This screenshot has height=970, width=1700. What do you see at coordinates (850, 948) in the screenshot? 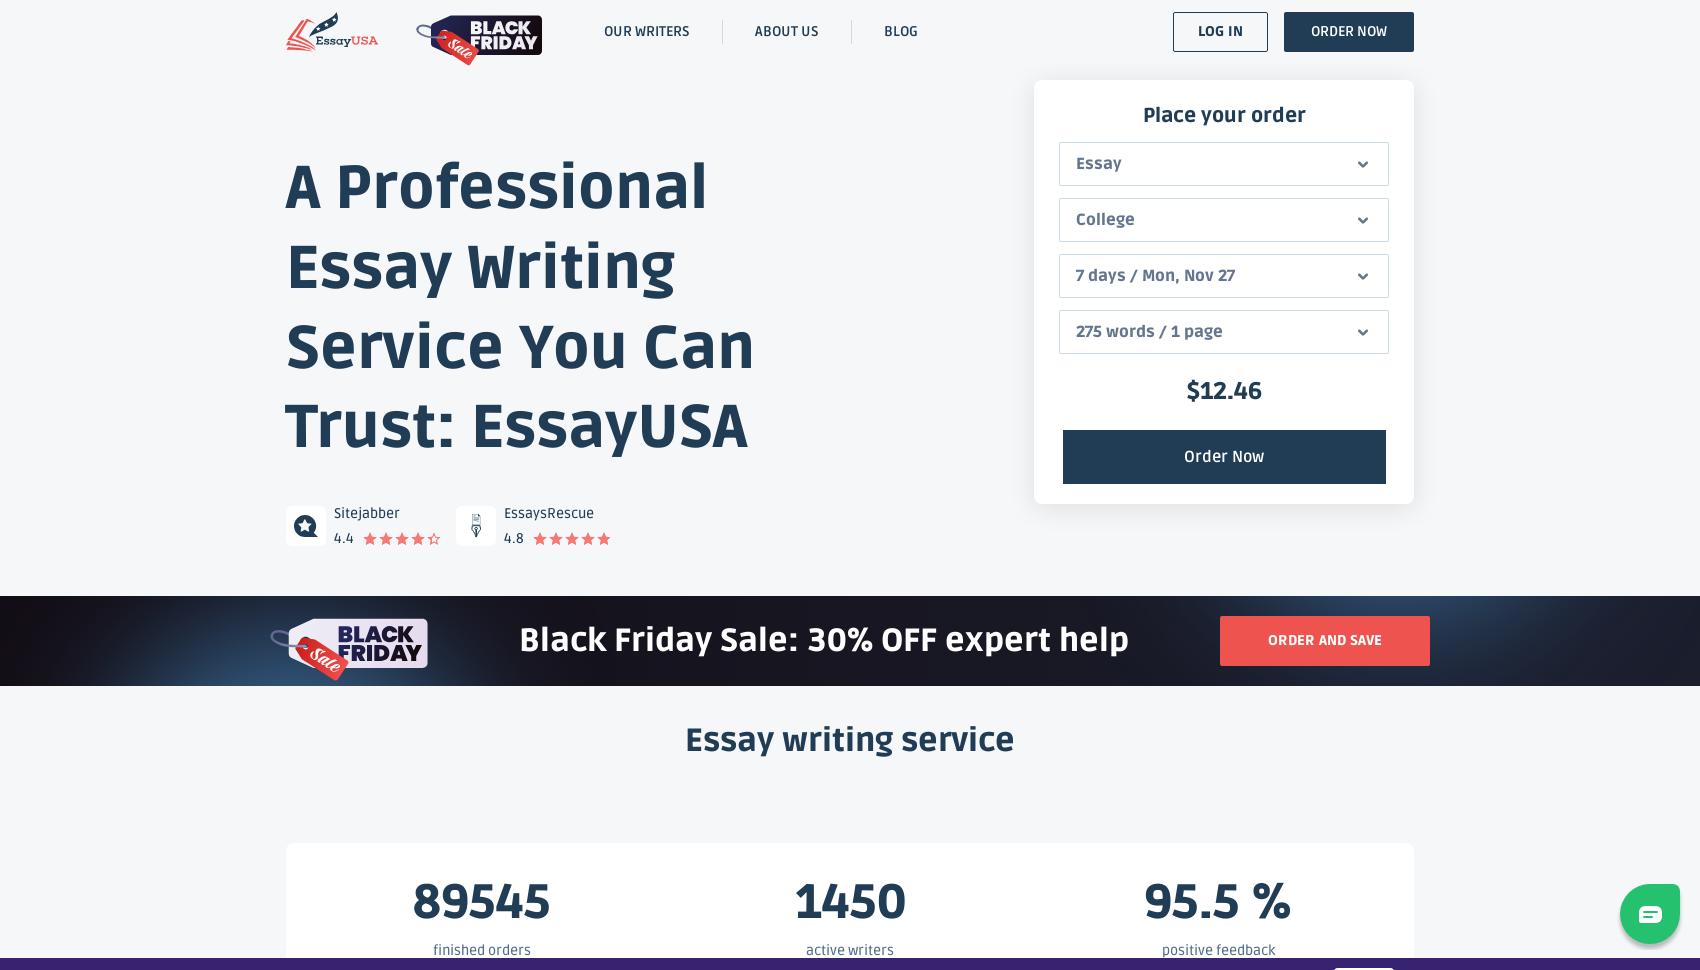
I see `'active writers'` at bounding box center [850, 948].